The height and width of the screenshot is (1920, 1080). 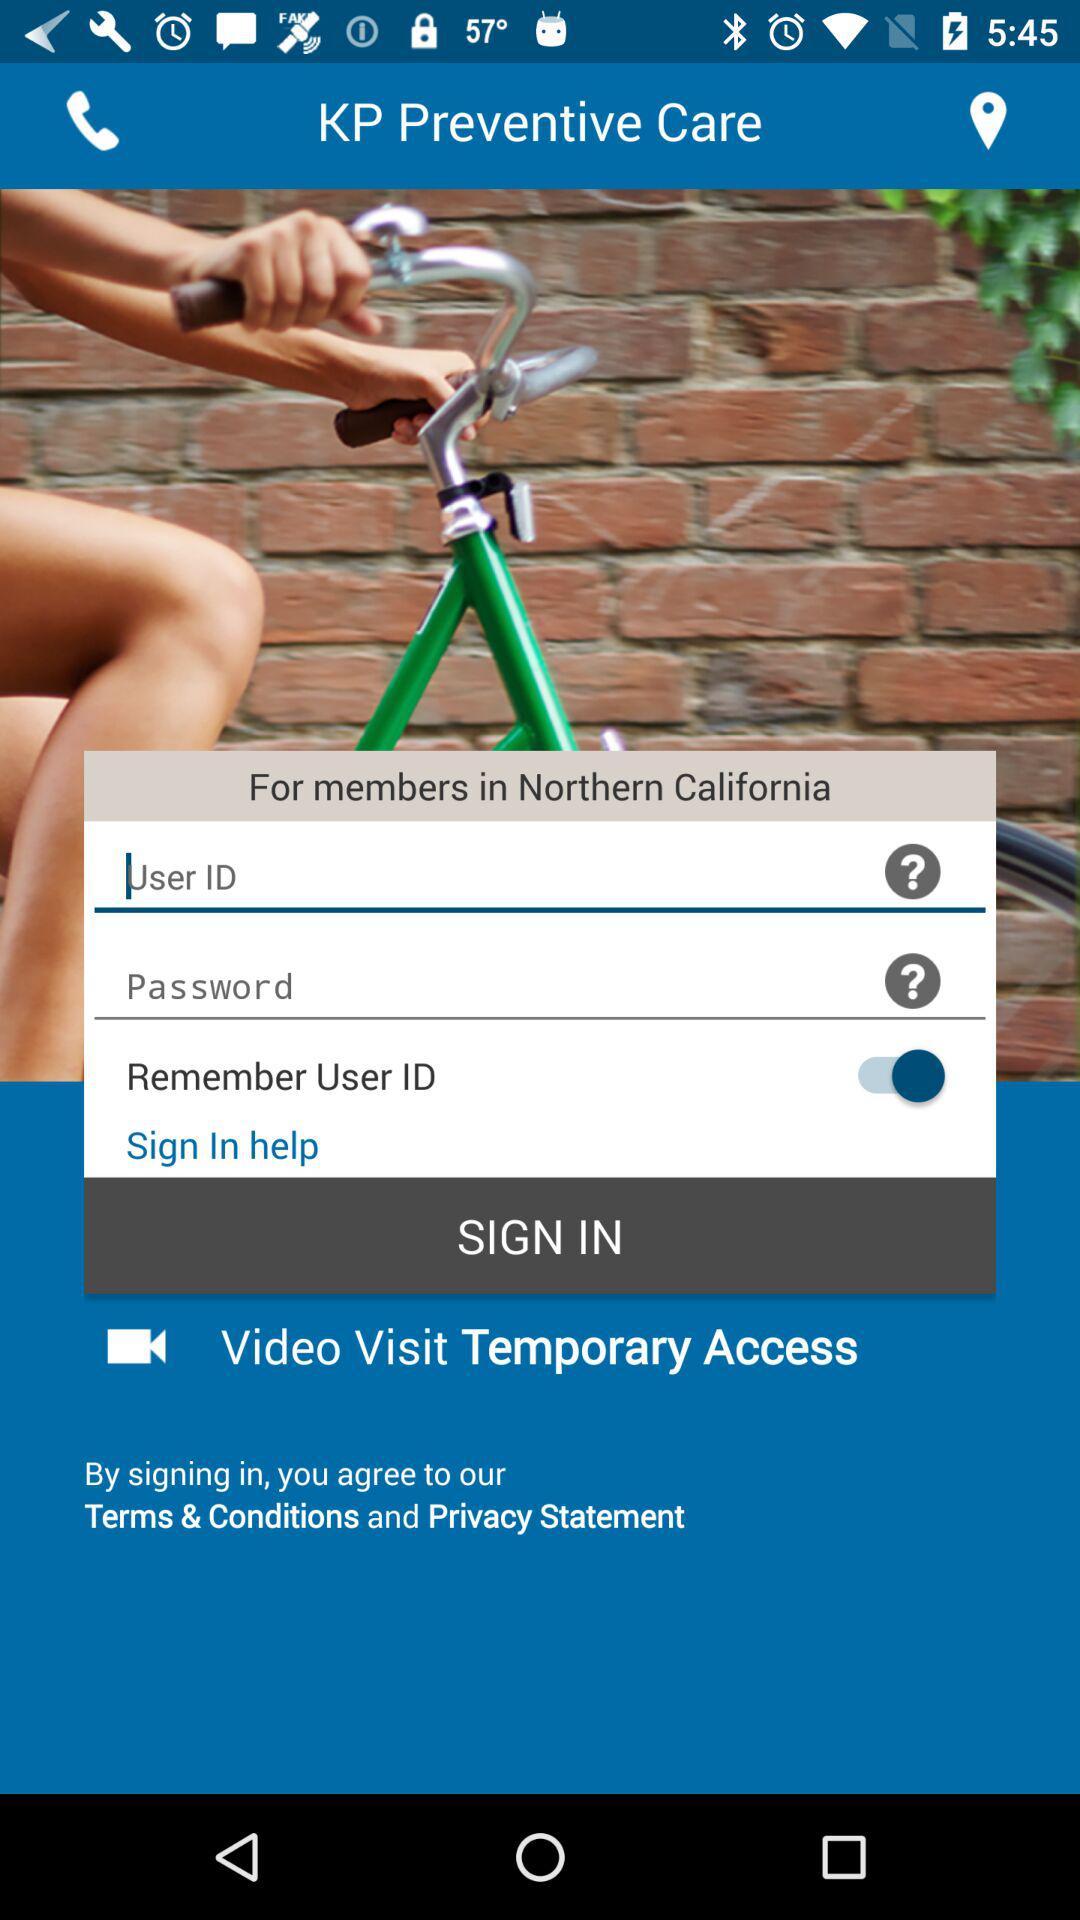 What do you see at coordinates (591, 1345) in the screenshot?
I see `button below sign in item` at bounding box center [591, 1345].